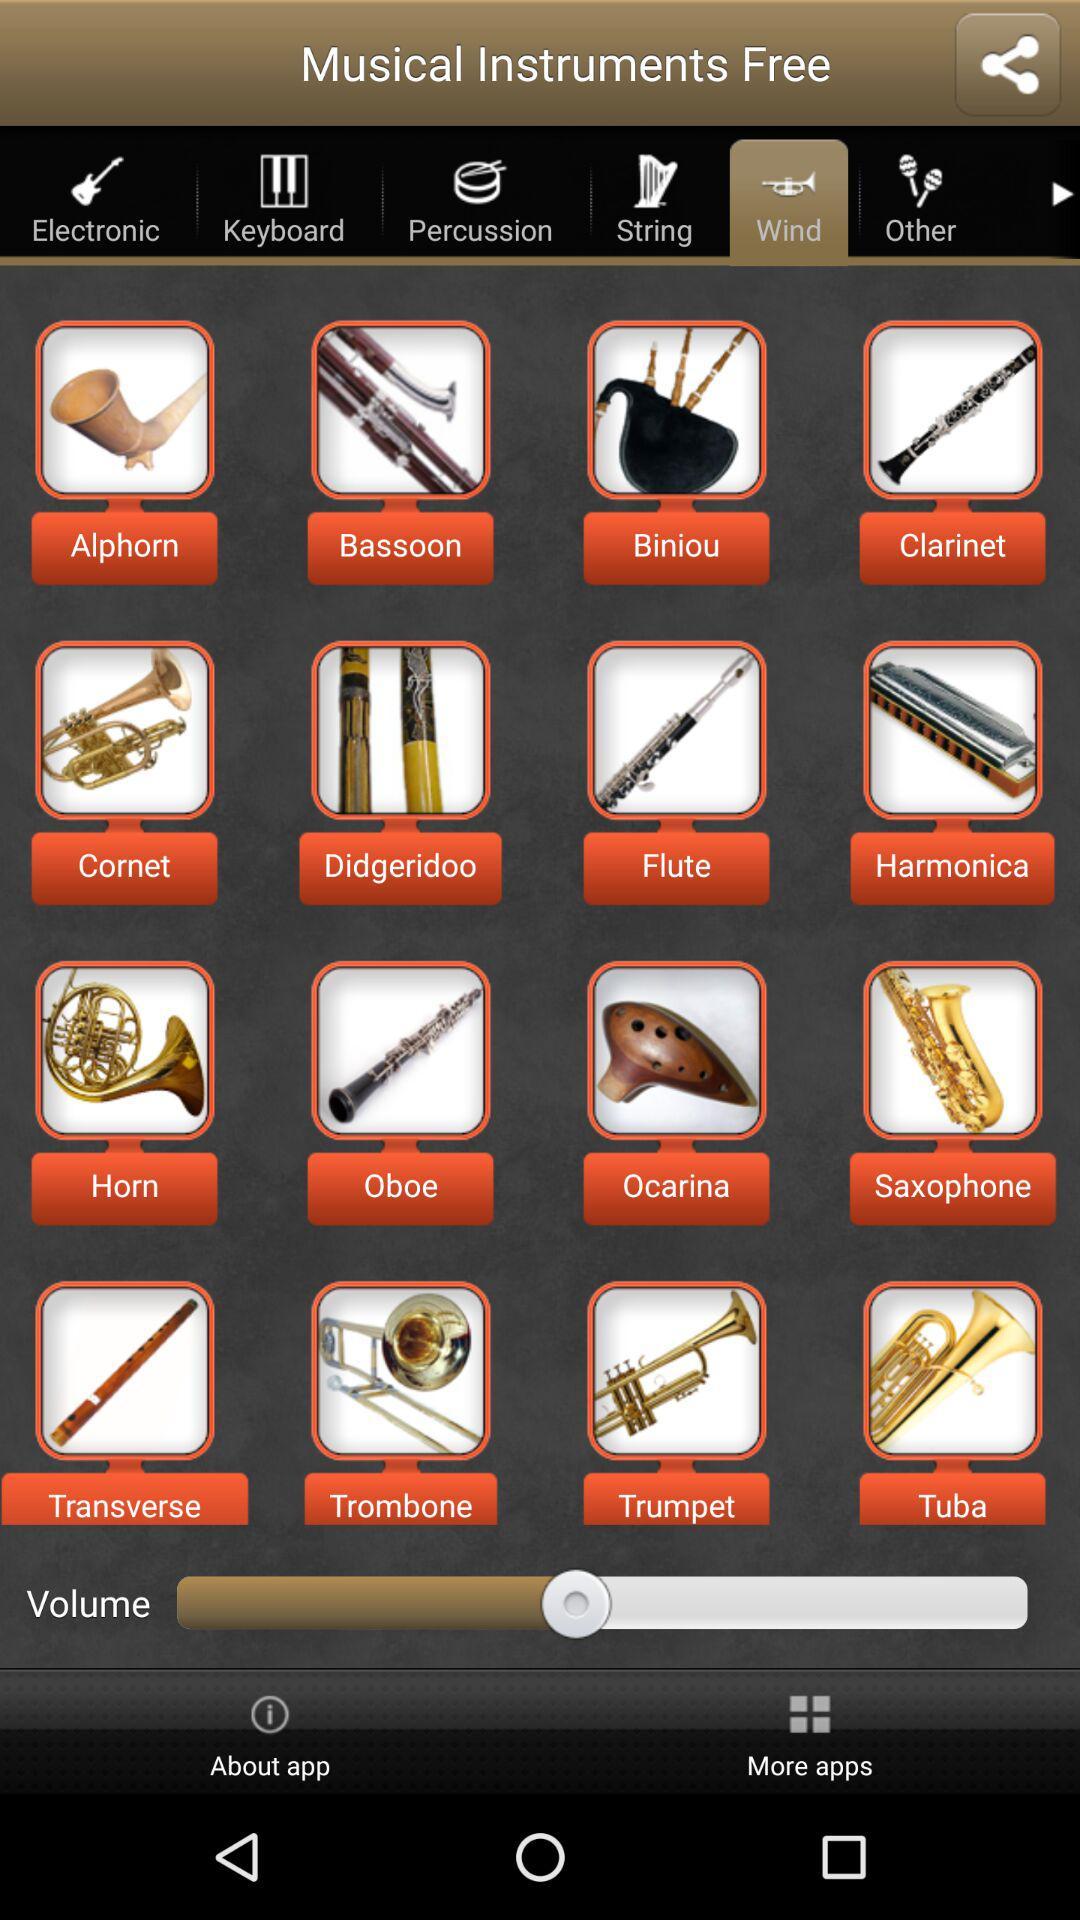  What do you see at coordinates (951, 1049) in the screenshot?
I see `listen to saxophone` at bounding box center [951, 1049].